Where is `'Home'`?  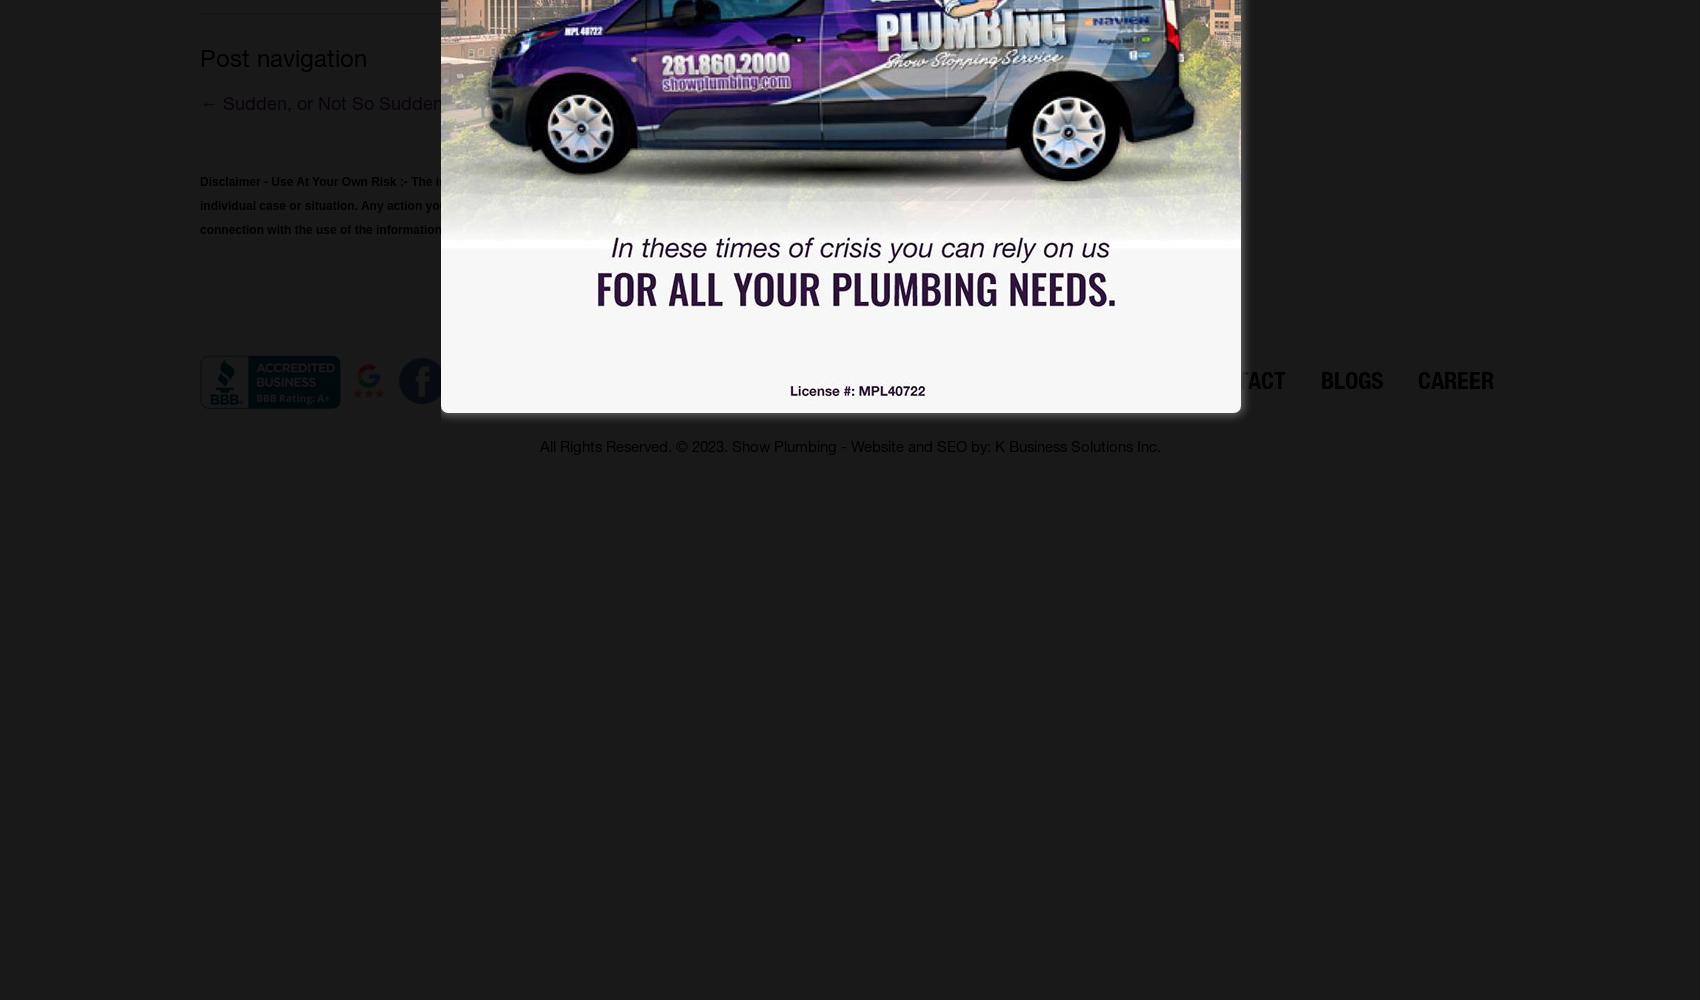
'Home' is located at coordinates (631, 379).